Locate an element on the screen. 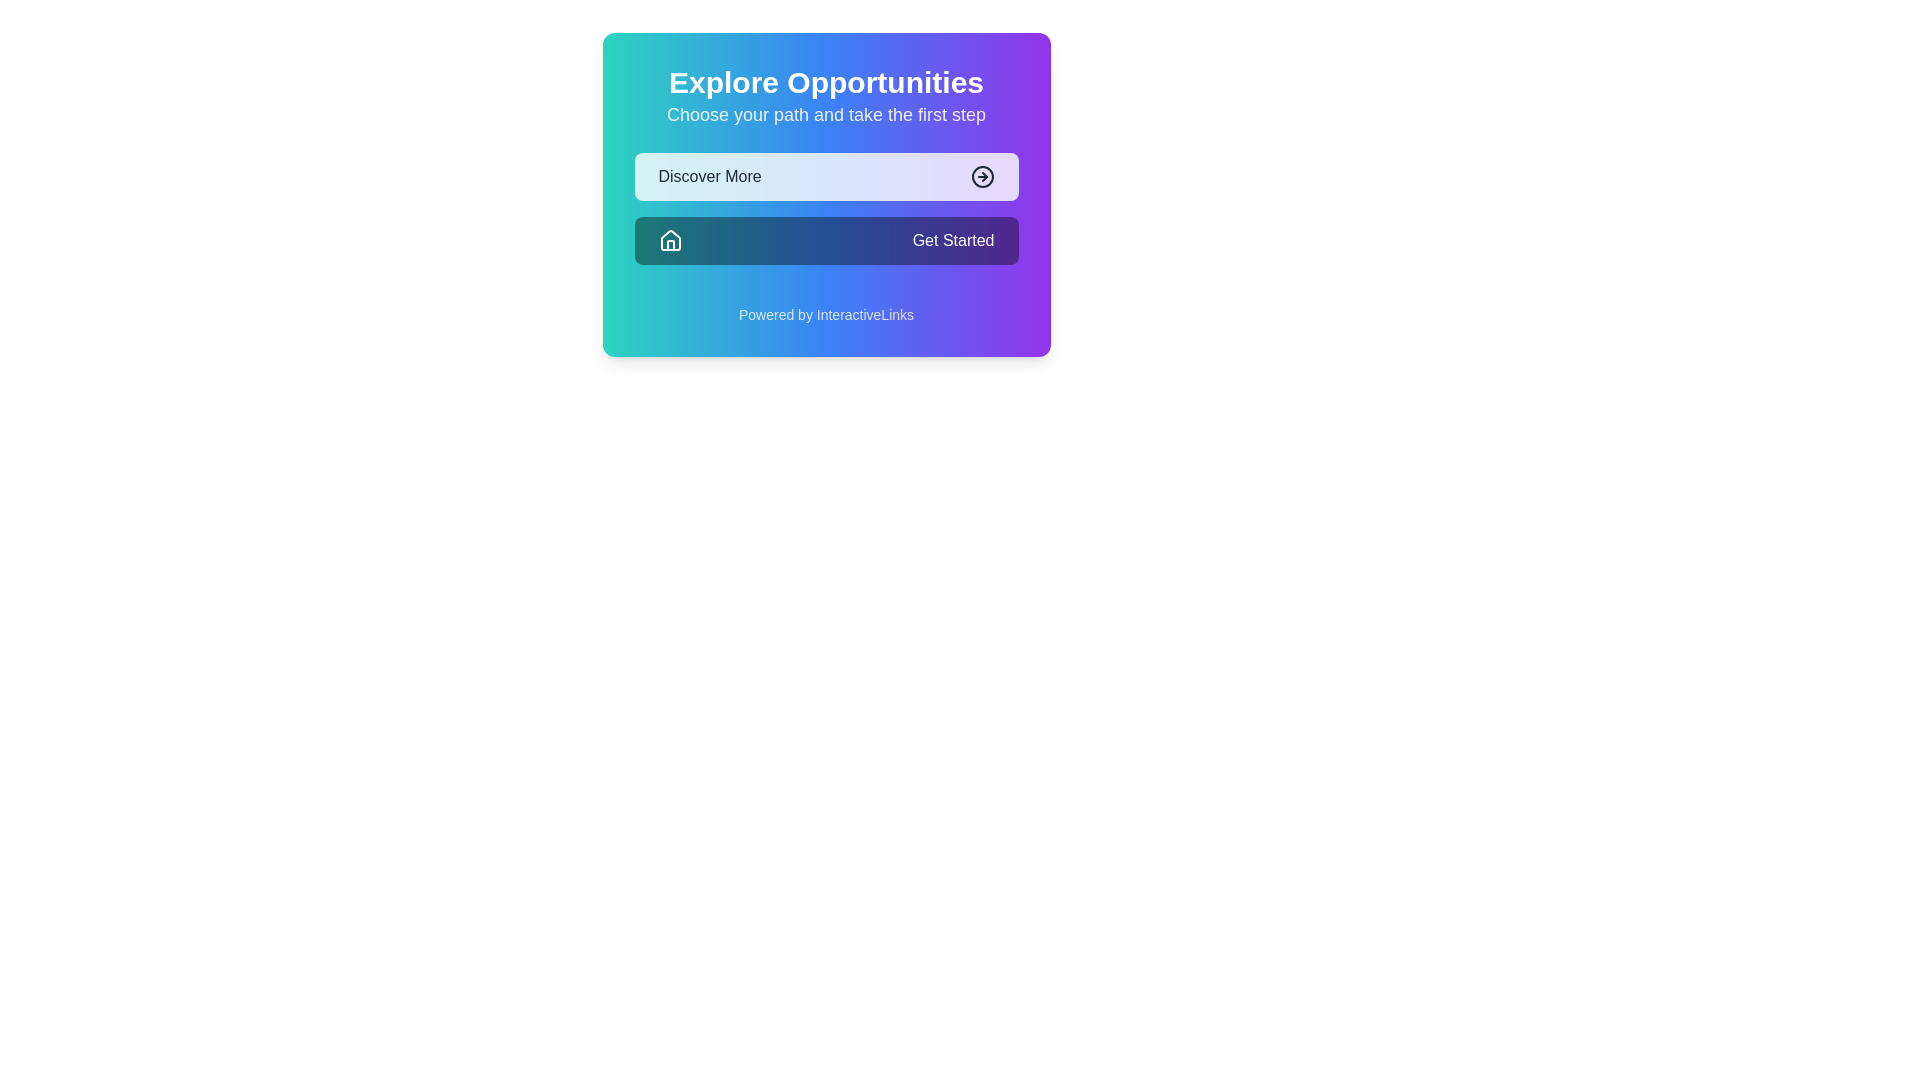 The height and width of the screenshot is (1080, 1920). the text label that displays 'Powered by InteractiveLinks', which is styled in a small font and positioned at the bottom of a card-like layout is located at coordinates (826, 315).